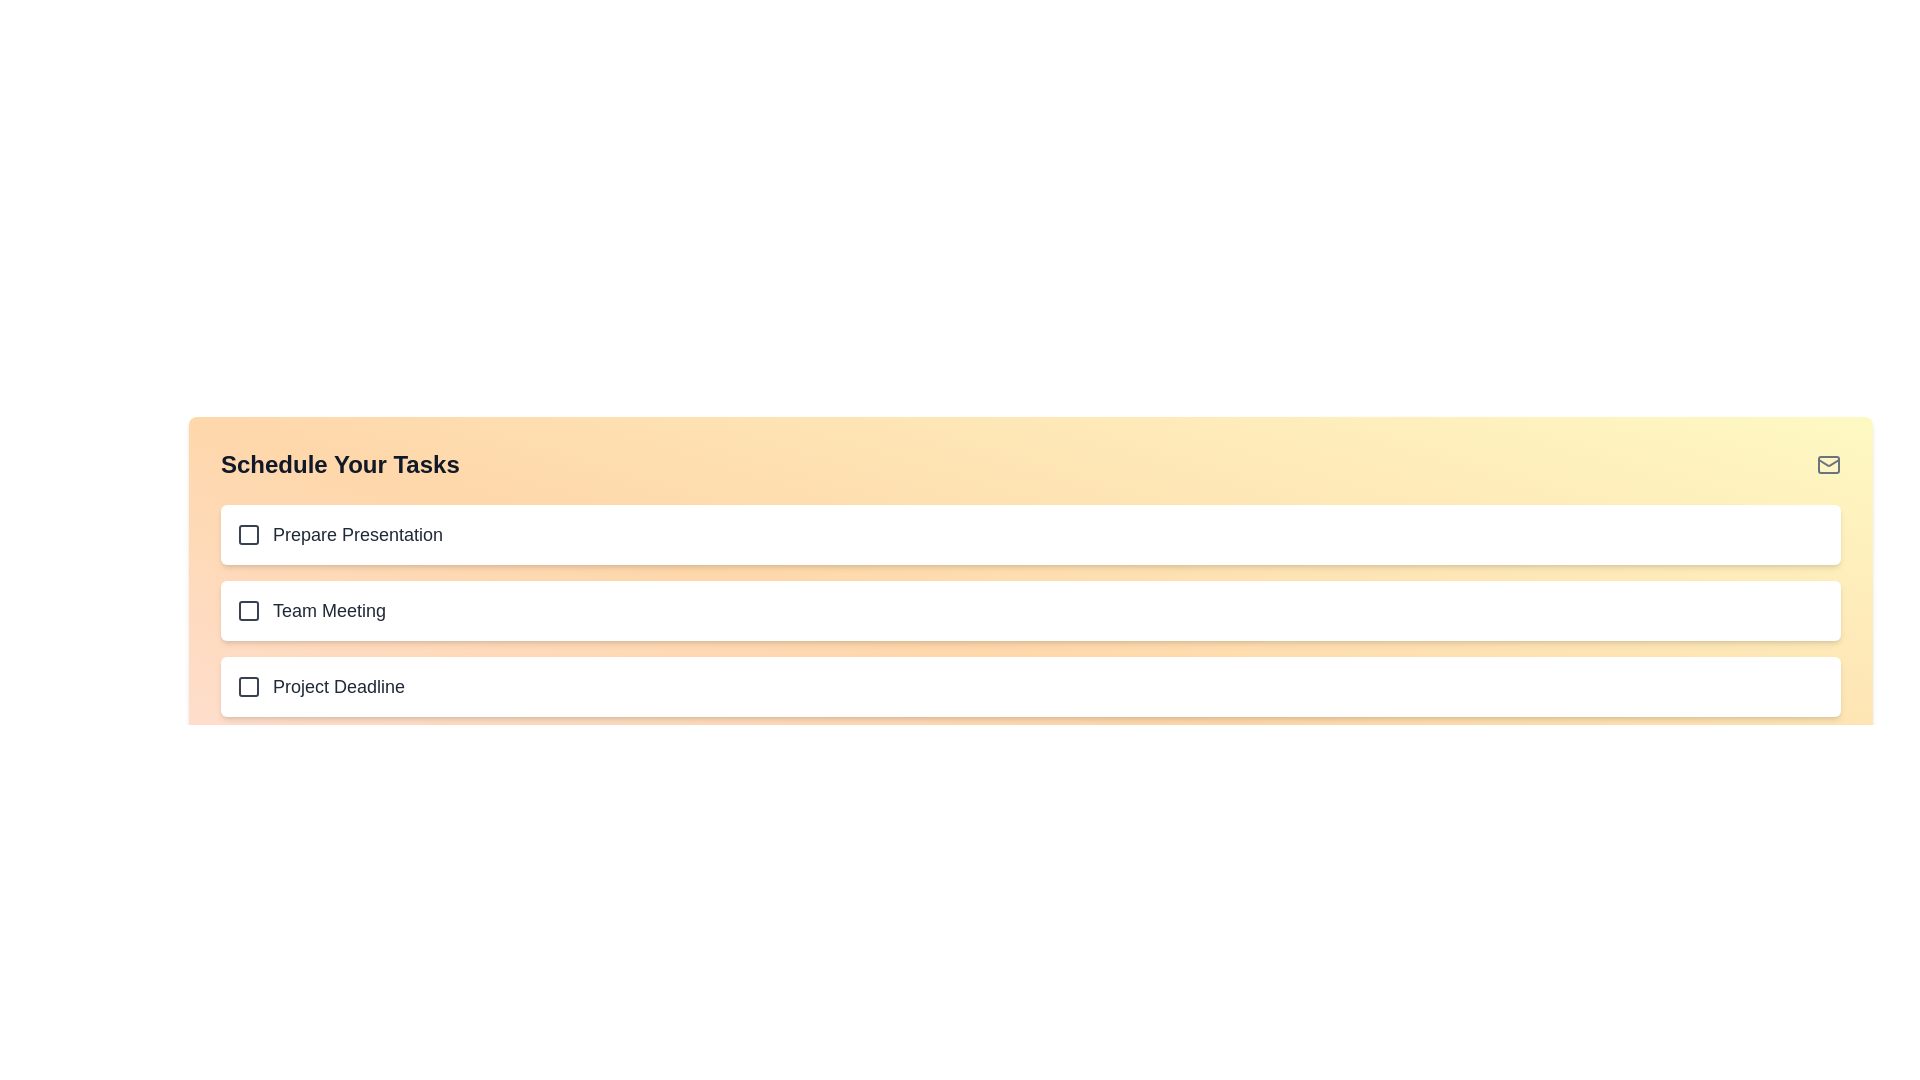 The image size is (1920, 1080). I want to click on the checkbox located to the left of the text 'Project Deadline', so click(248, 685).